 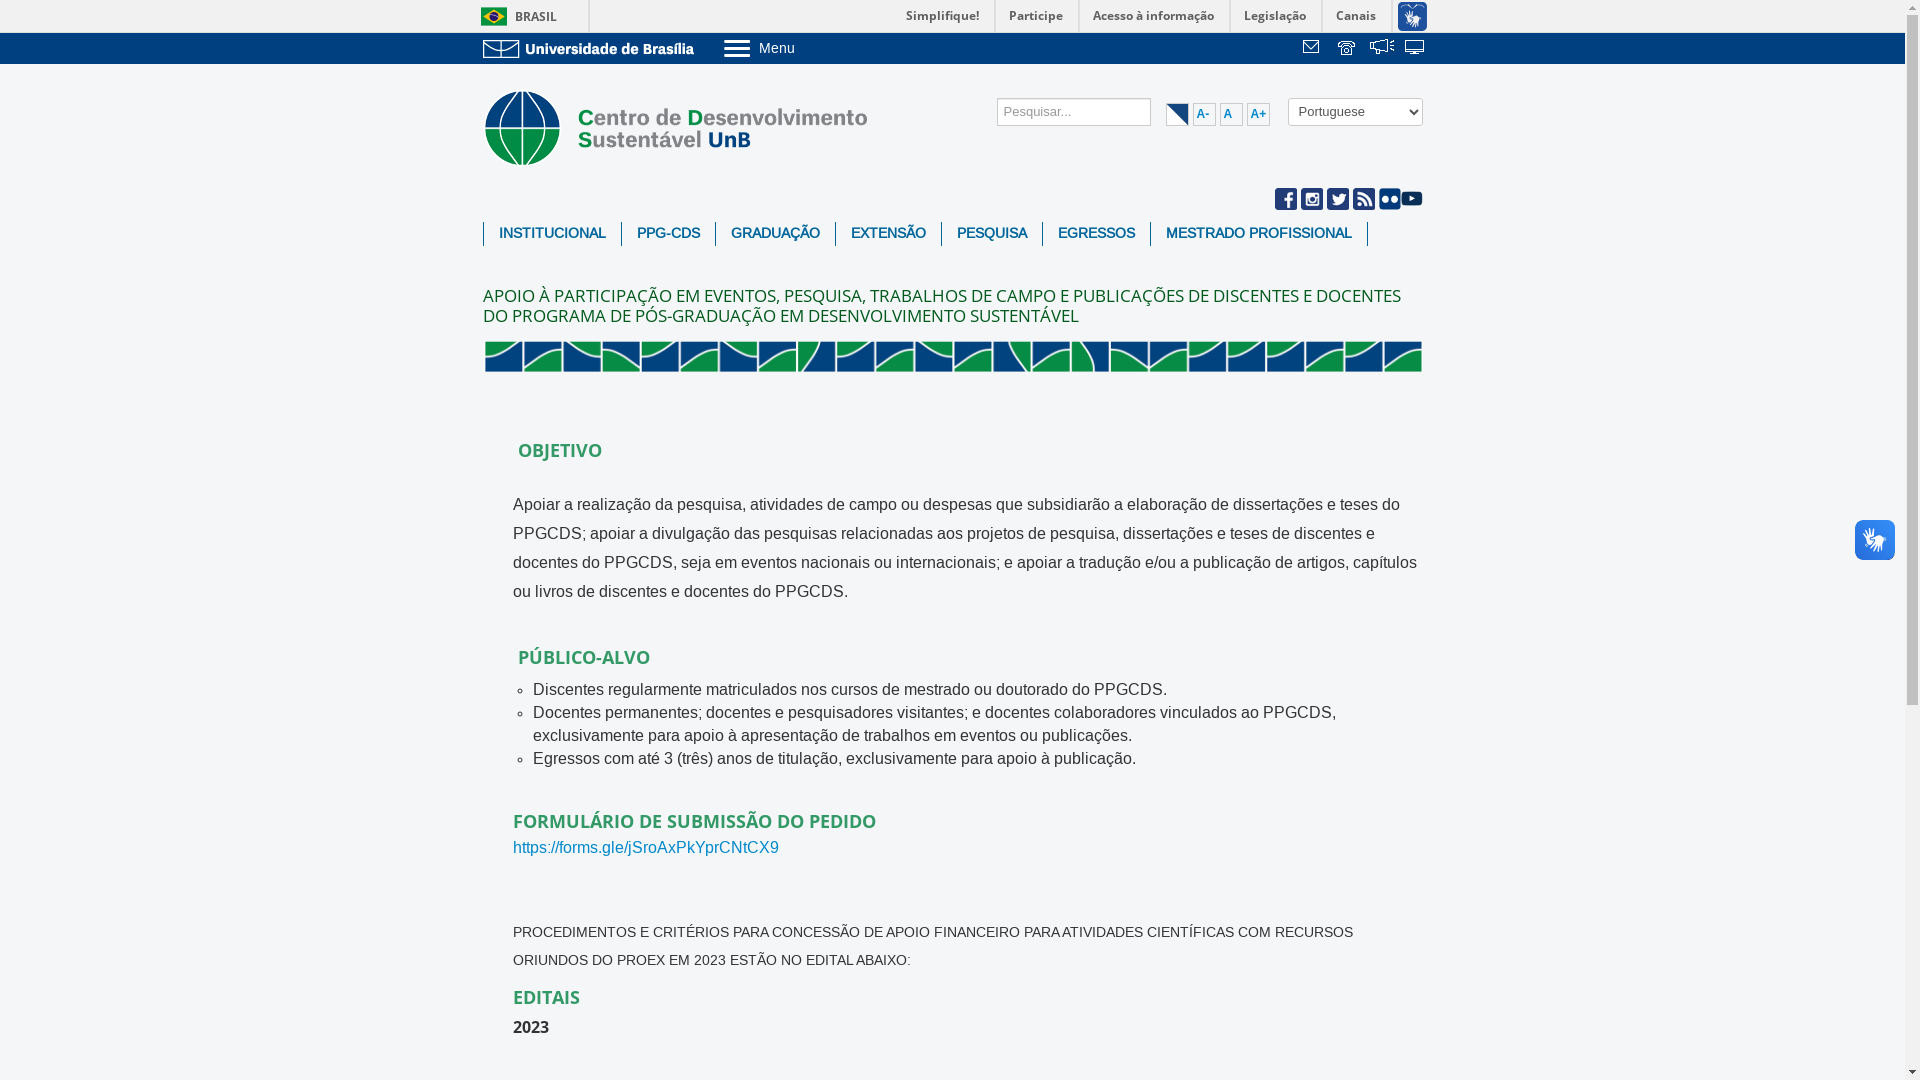 What do you see at coordinates (1256, 114) in the screenshot?
I see `'A+'` at bounding box center [1256, 114].